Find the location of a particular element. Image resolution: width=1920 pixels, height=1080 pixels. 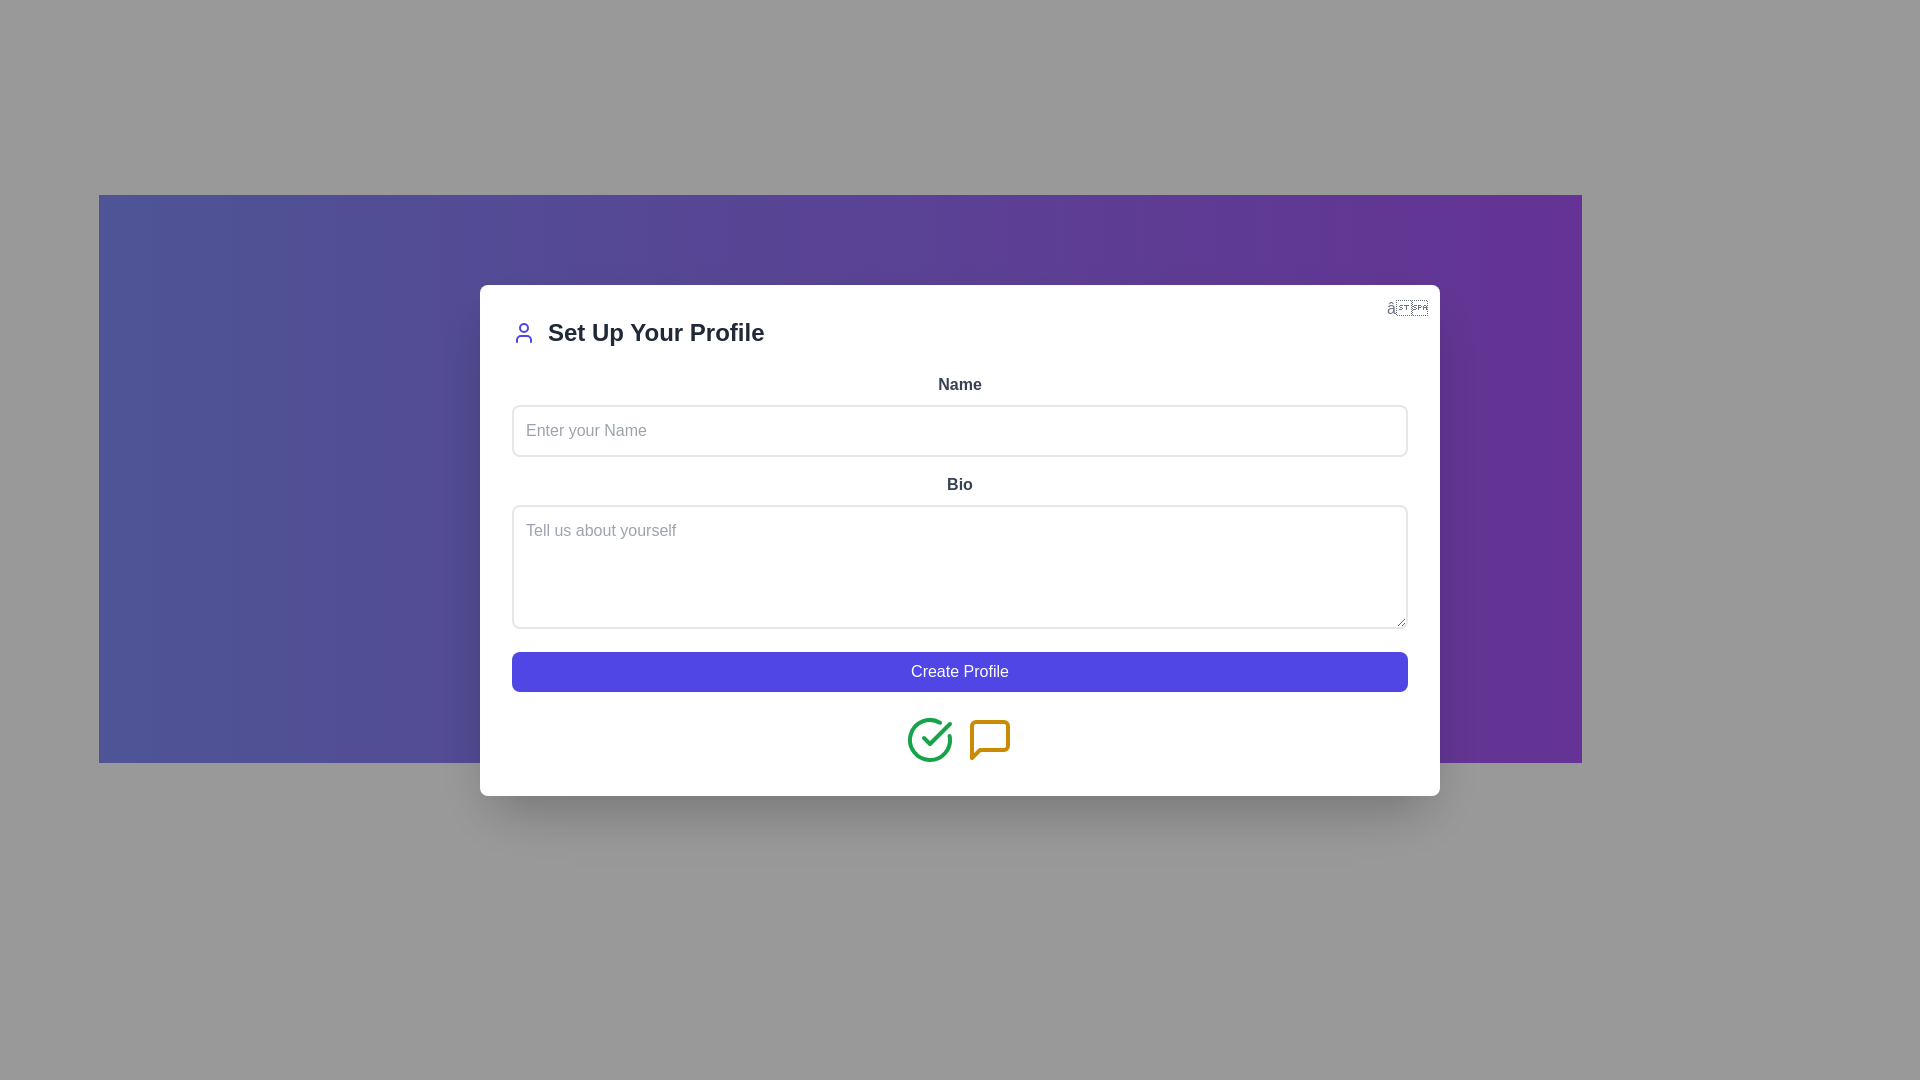

the decorative icon associated with setting up a user profile, located to the left of the heading text 'Set Up Your Profile' is located at coordinates (523, 331).